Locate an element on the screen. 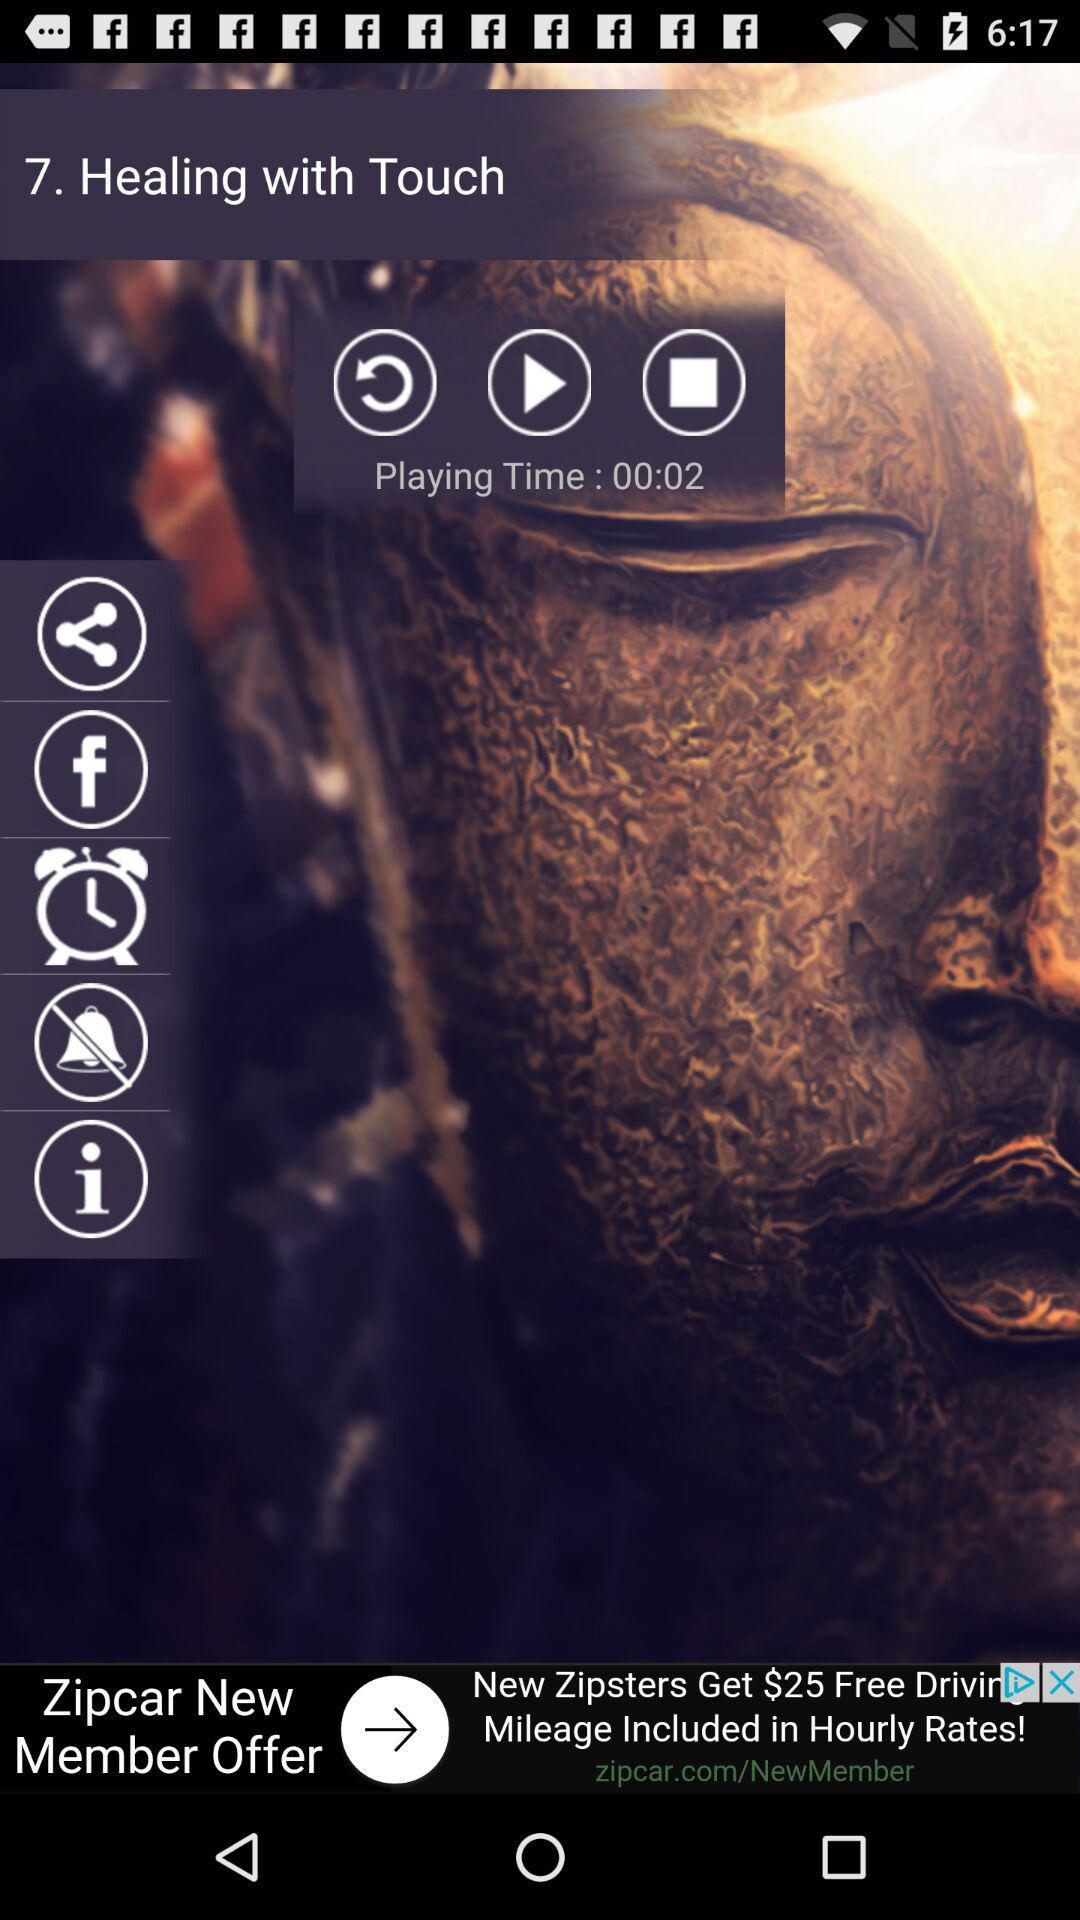 This screenshot has height=1920, width=1080. stop option is located at coordinates (693, 382).